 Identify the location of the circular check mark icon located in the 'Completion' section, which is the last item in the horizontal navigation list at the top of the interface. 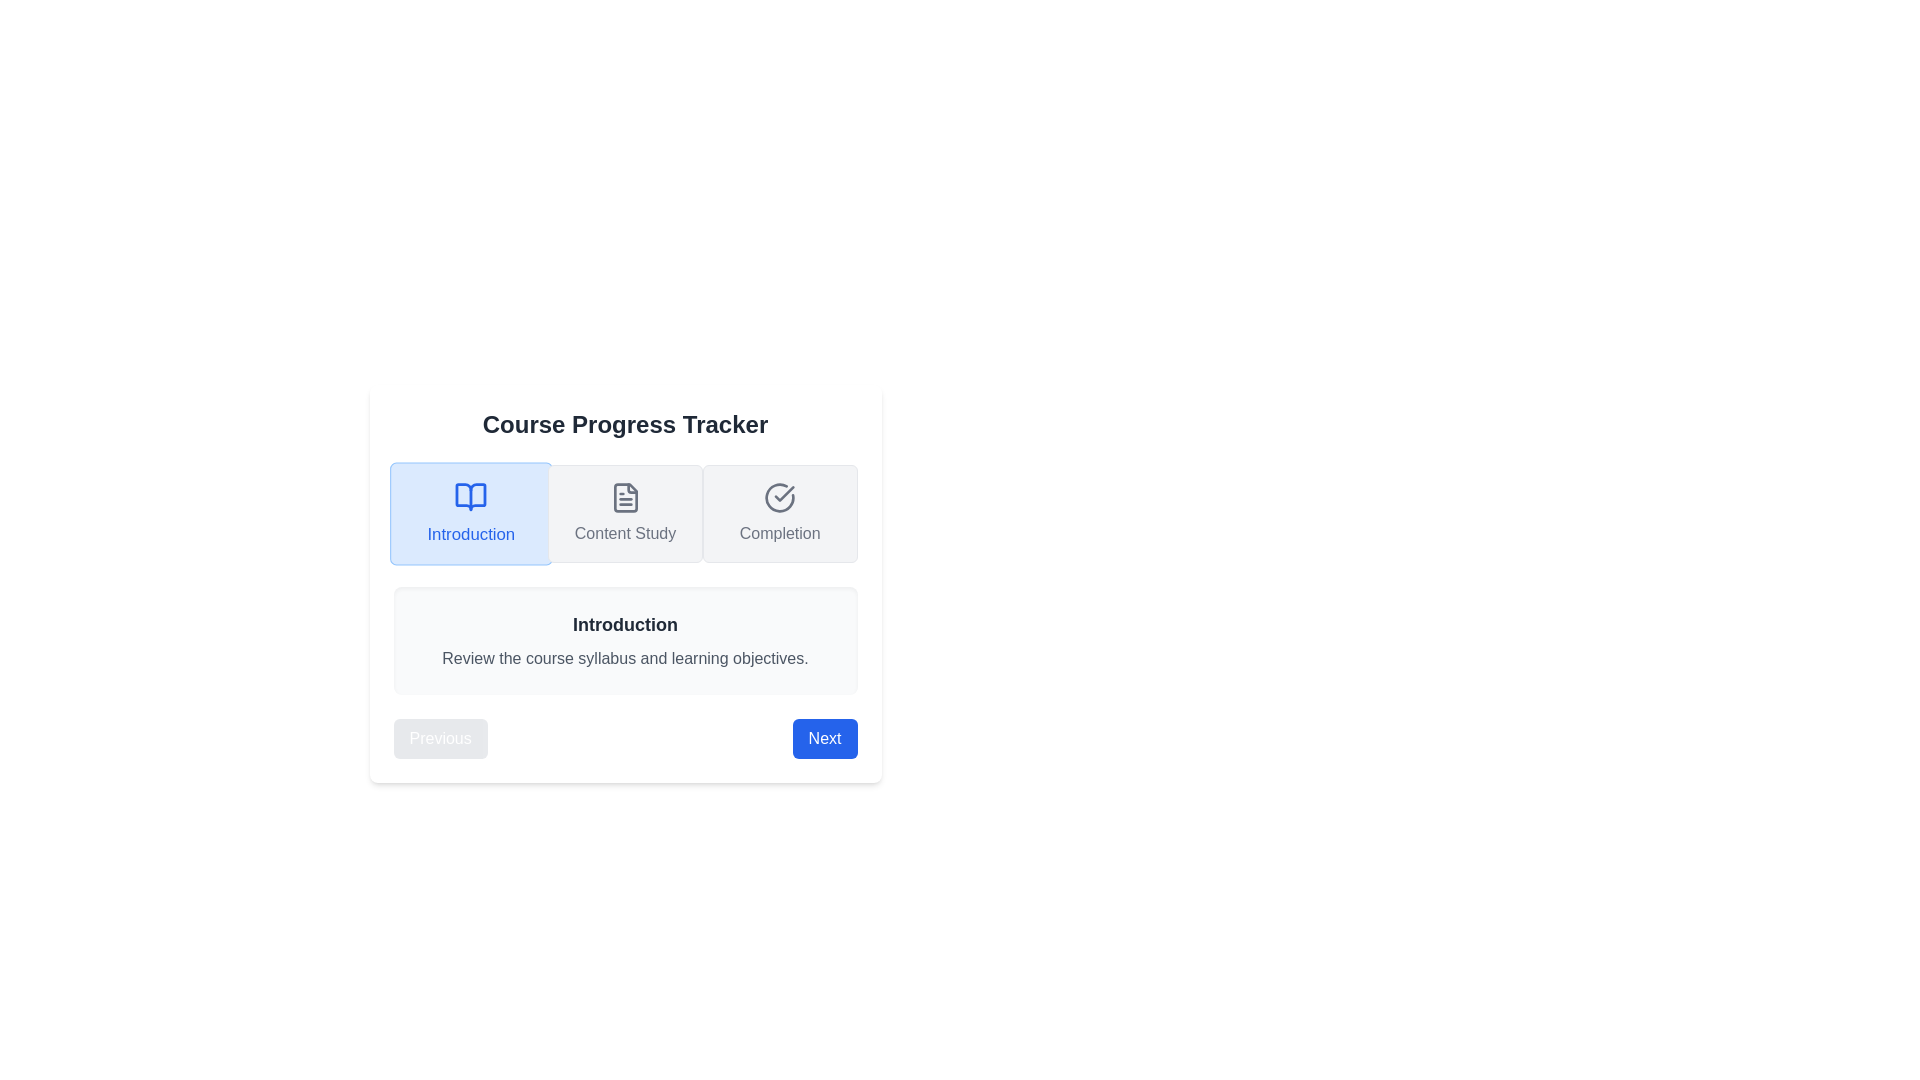
(779, 496).